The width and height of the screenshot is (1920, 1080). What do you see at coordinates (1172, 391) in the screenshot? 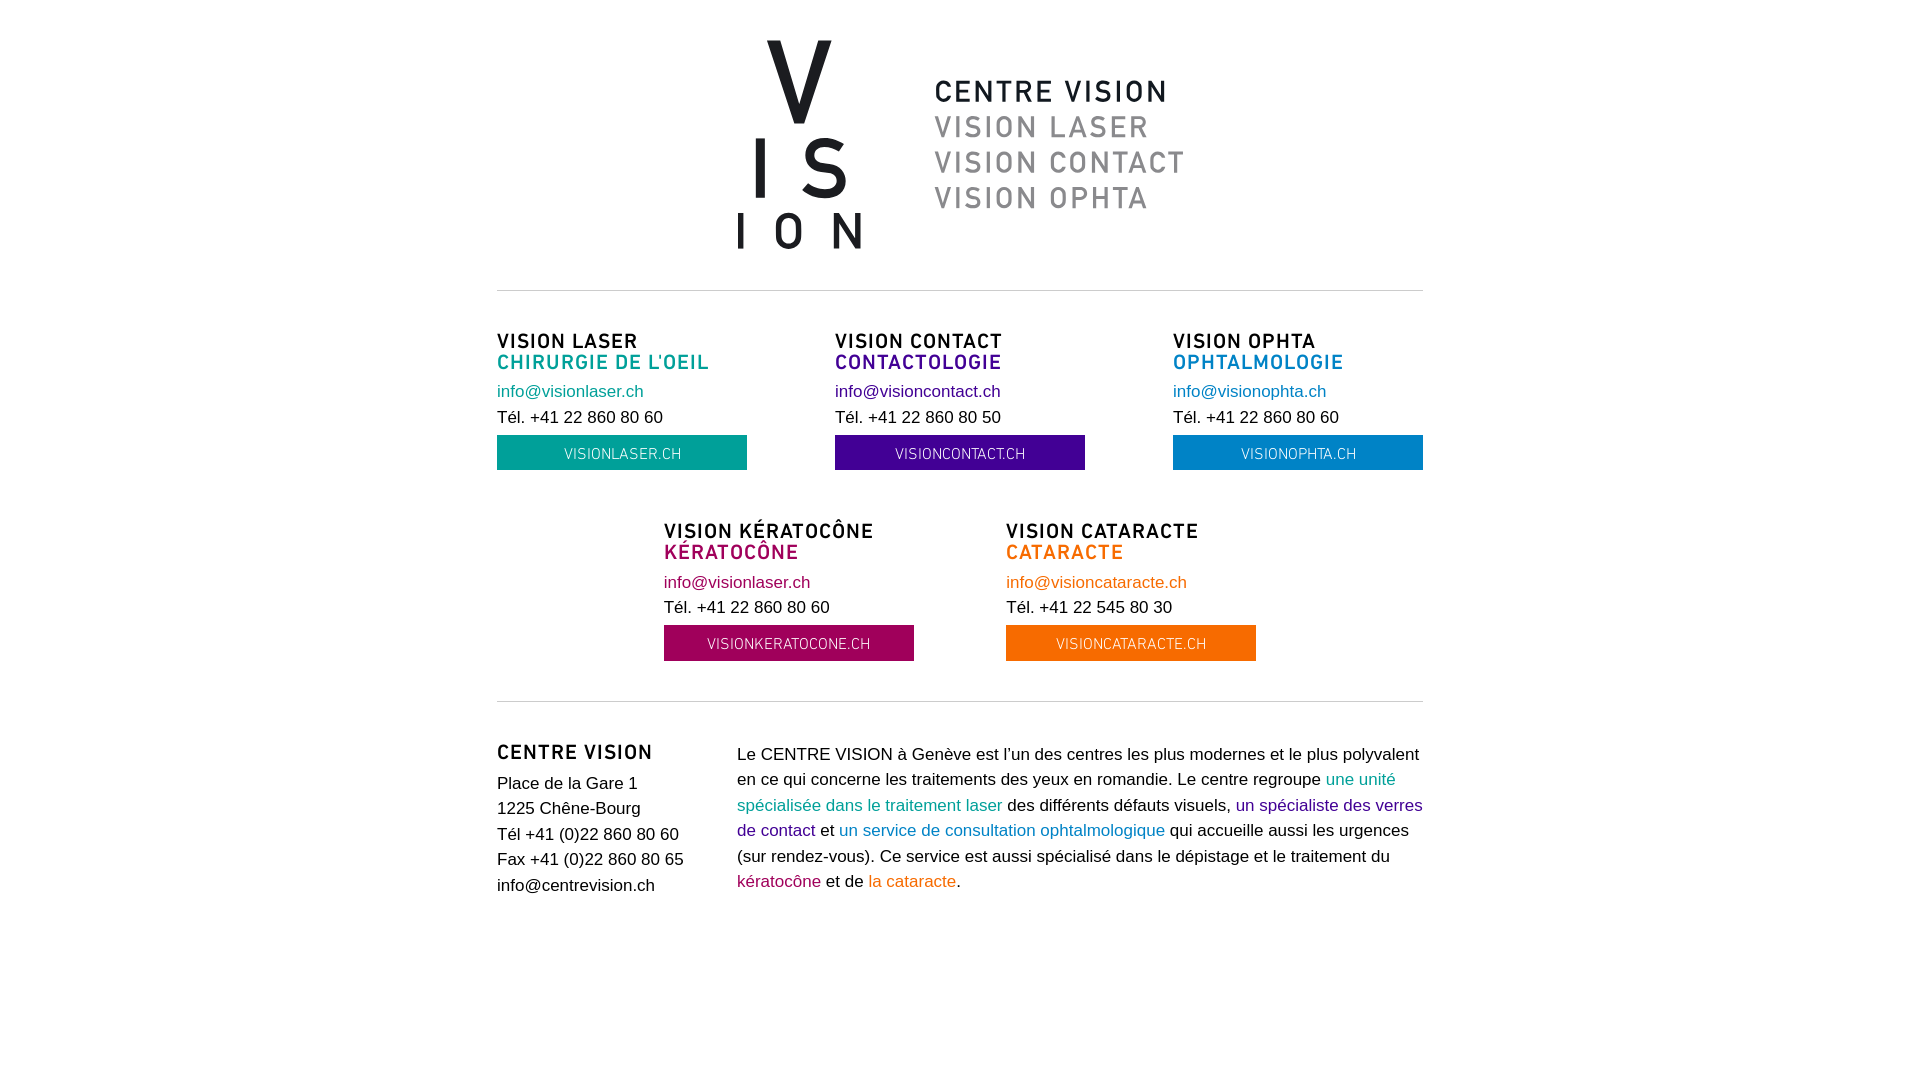
I see `'info@visionophta.ch'` at bounding box center [1172, 391].